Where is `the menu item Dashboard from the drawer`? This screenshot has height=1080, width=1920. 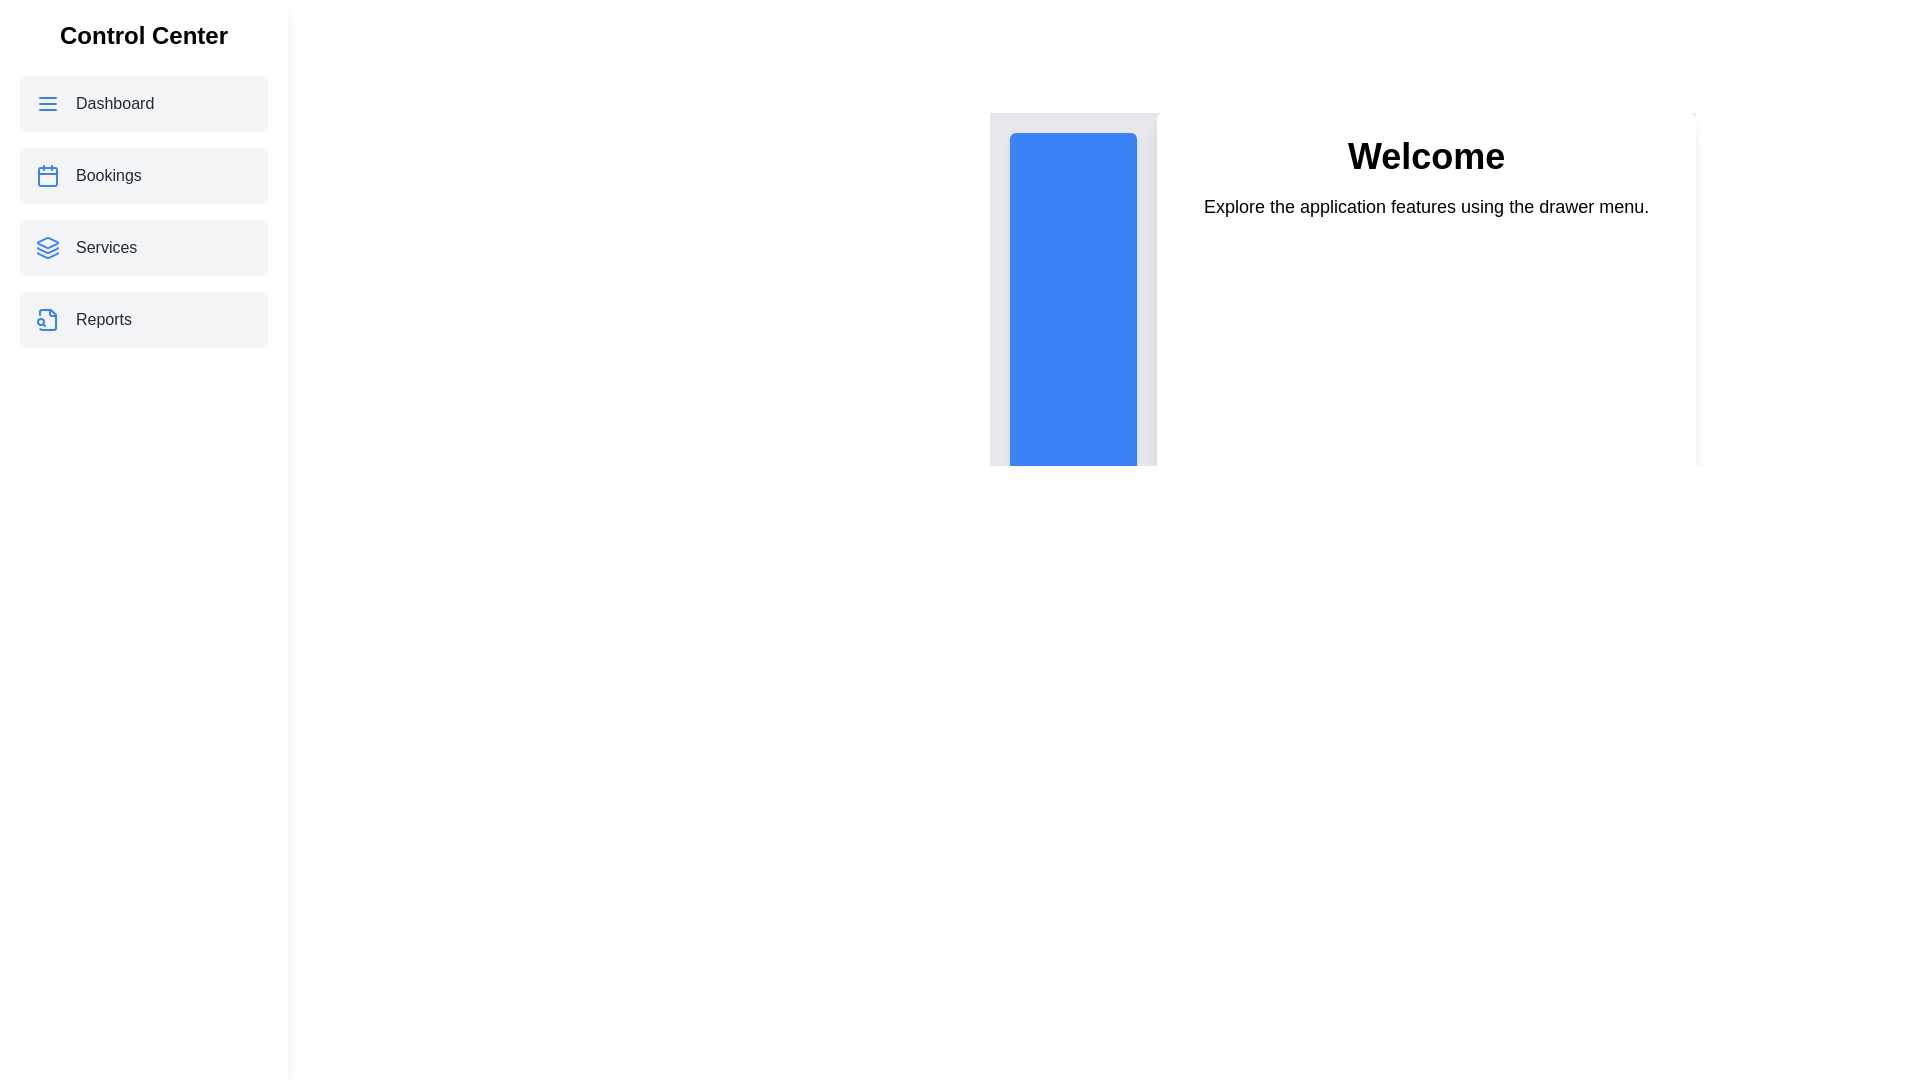 the menu item Dashboard from the drawer is located at coordinates (143, 104).